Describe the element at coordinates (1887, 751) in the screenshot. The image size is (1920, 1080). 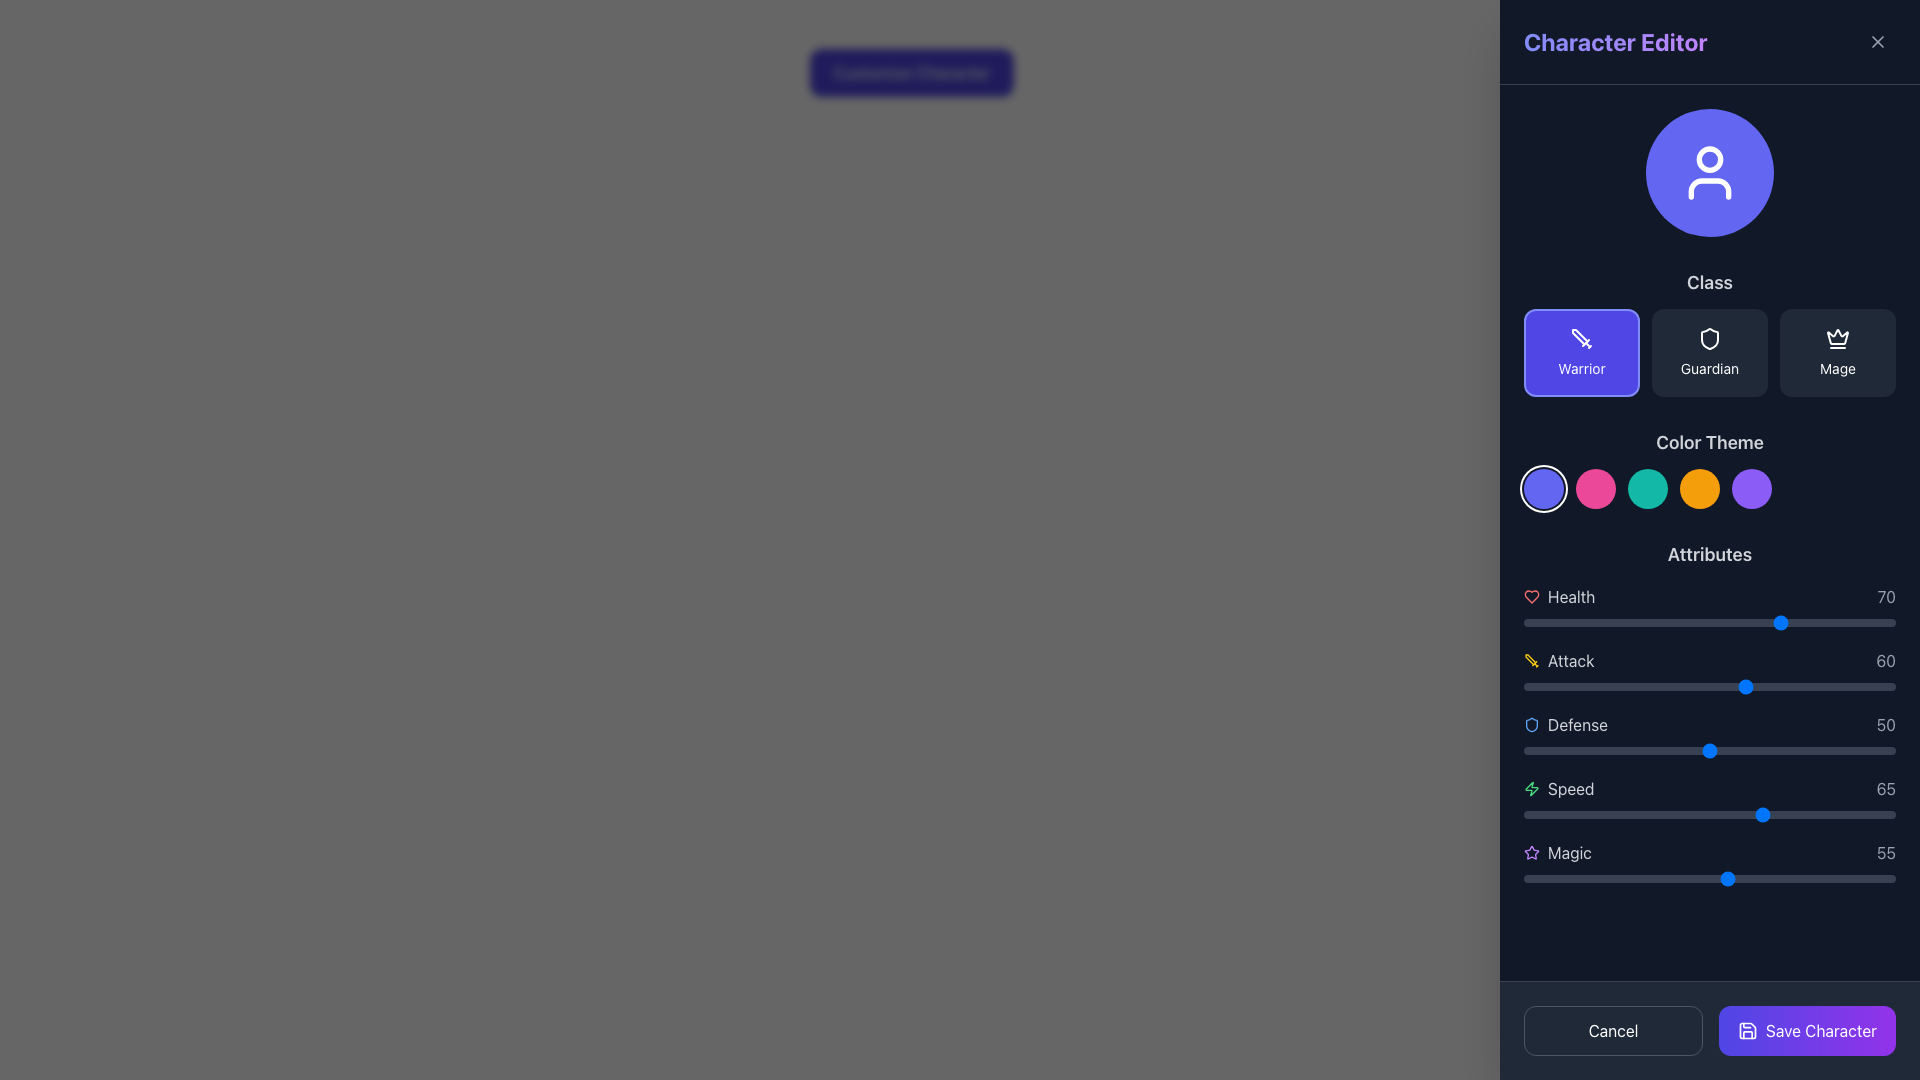
I see `the defense level` at that location.